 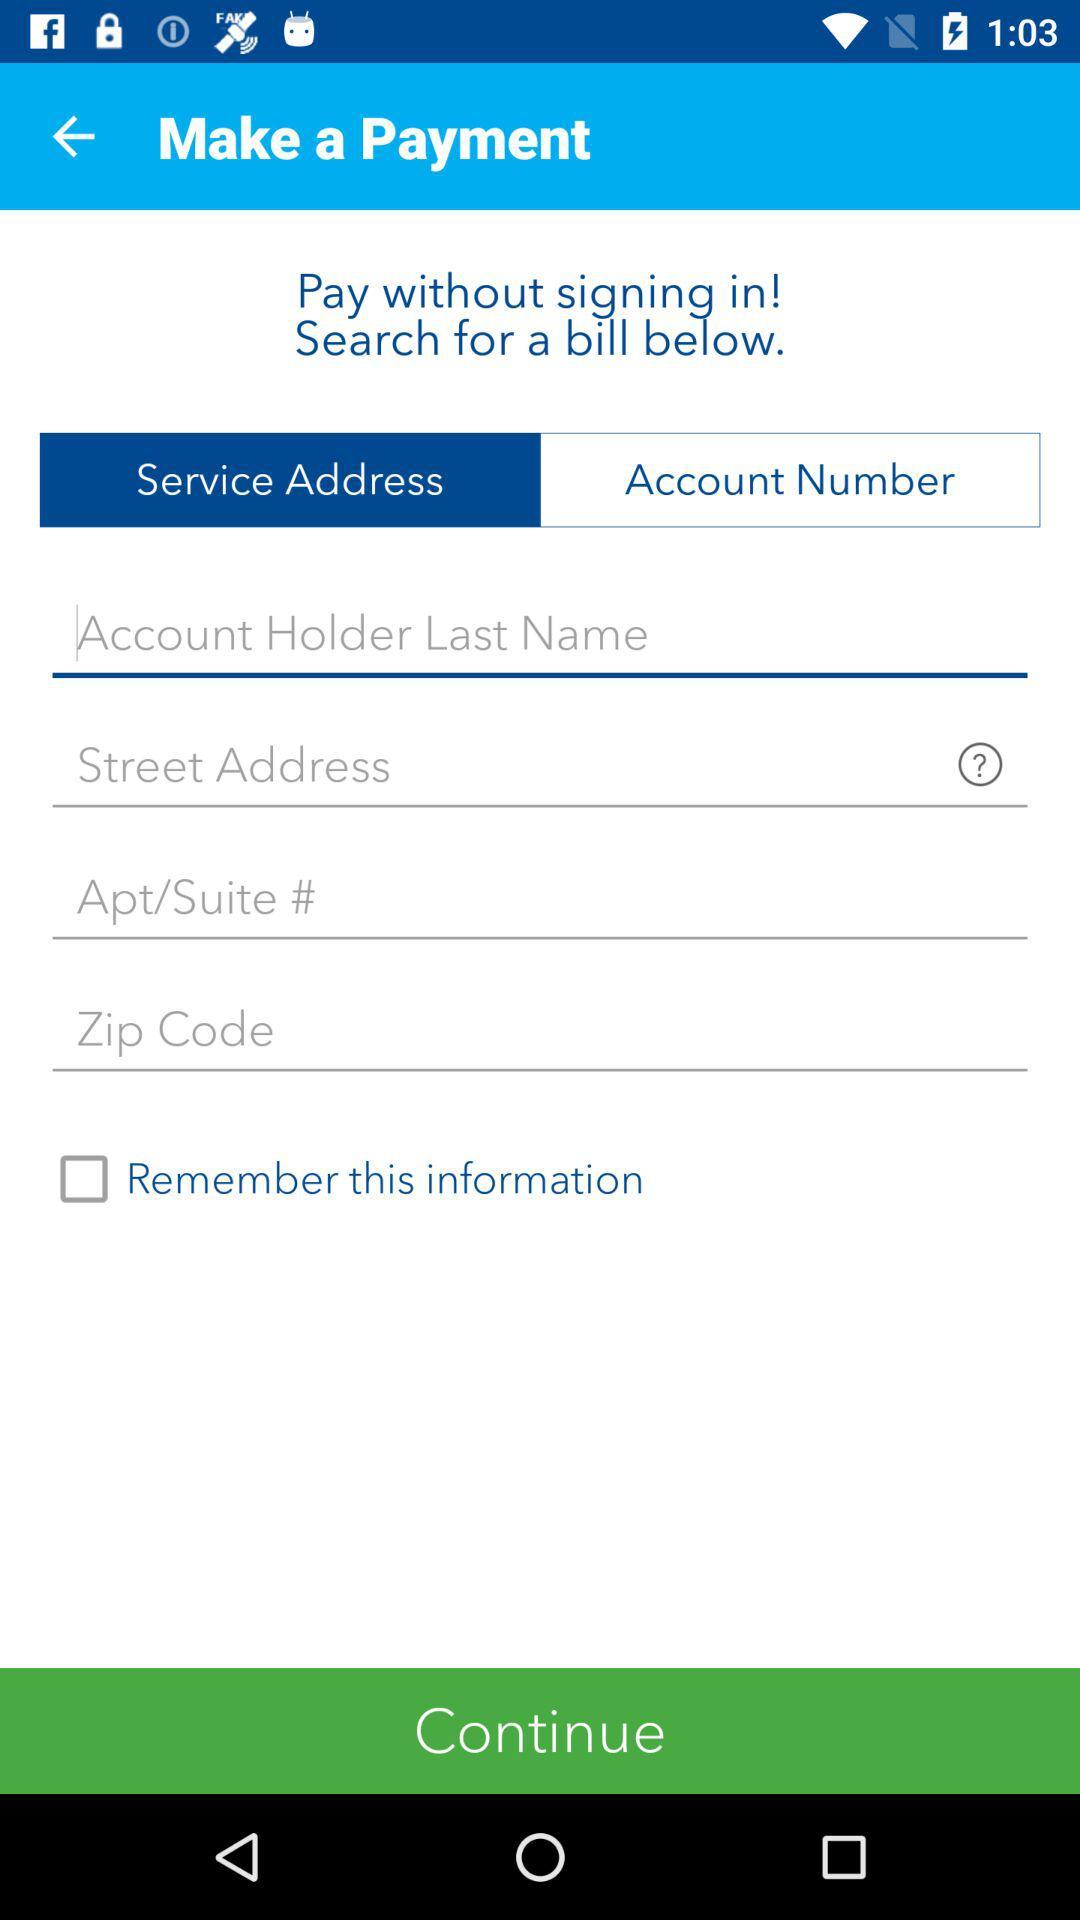 I want to click on the item at the top right corner, so click(x=789, y=480).